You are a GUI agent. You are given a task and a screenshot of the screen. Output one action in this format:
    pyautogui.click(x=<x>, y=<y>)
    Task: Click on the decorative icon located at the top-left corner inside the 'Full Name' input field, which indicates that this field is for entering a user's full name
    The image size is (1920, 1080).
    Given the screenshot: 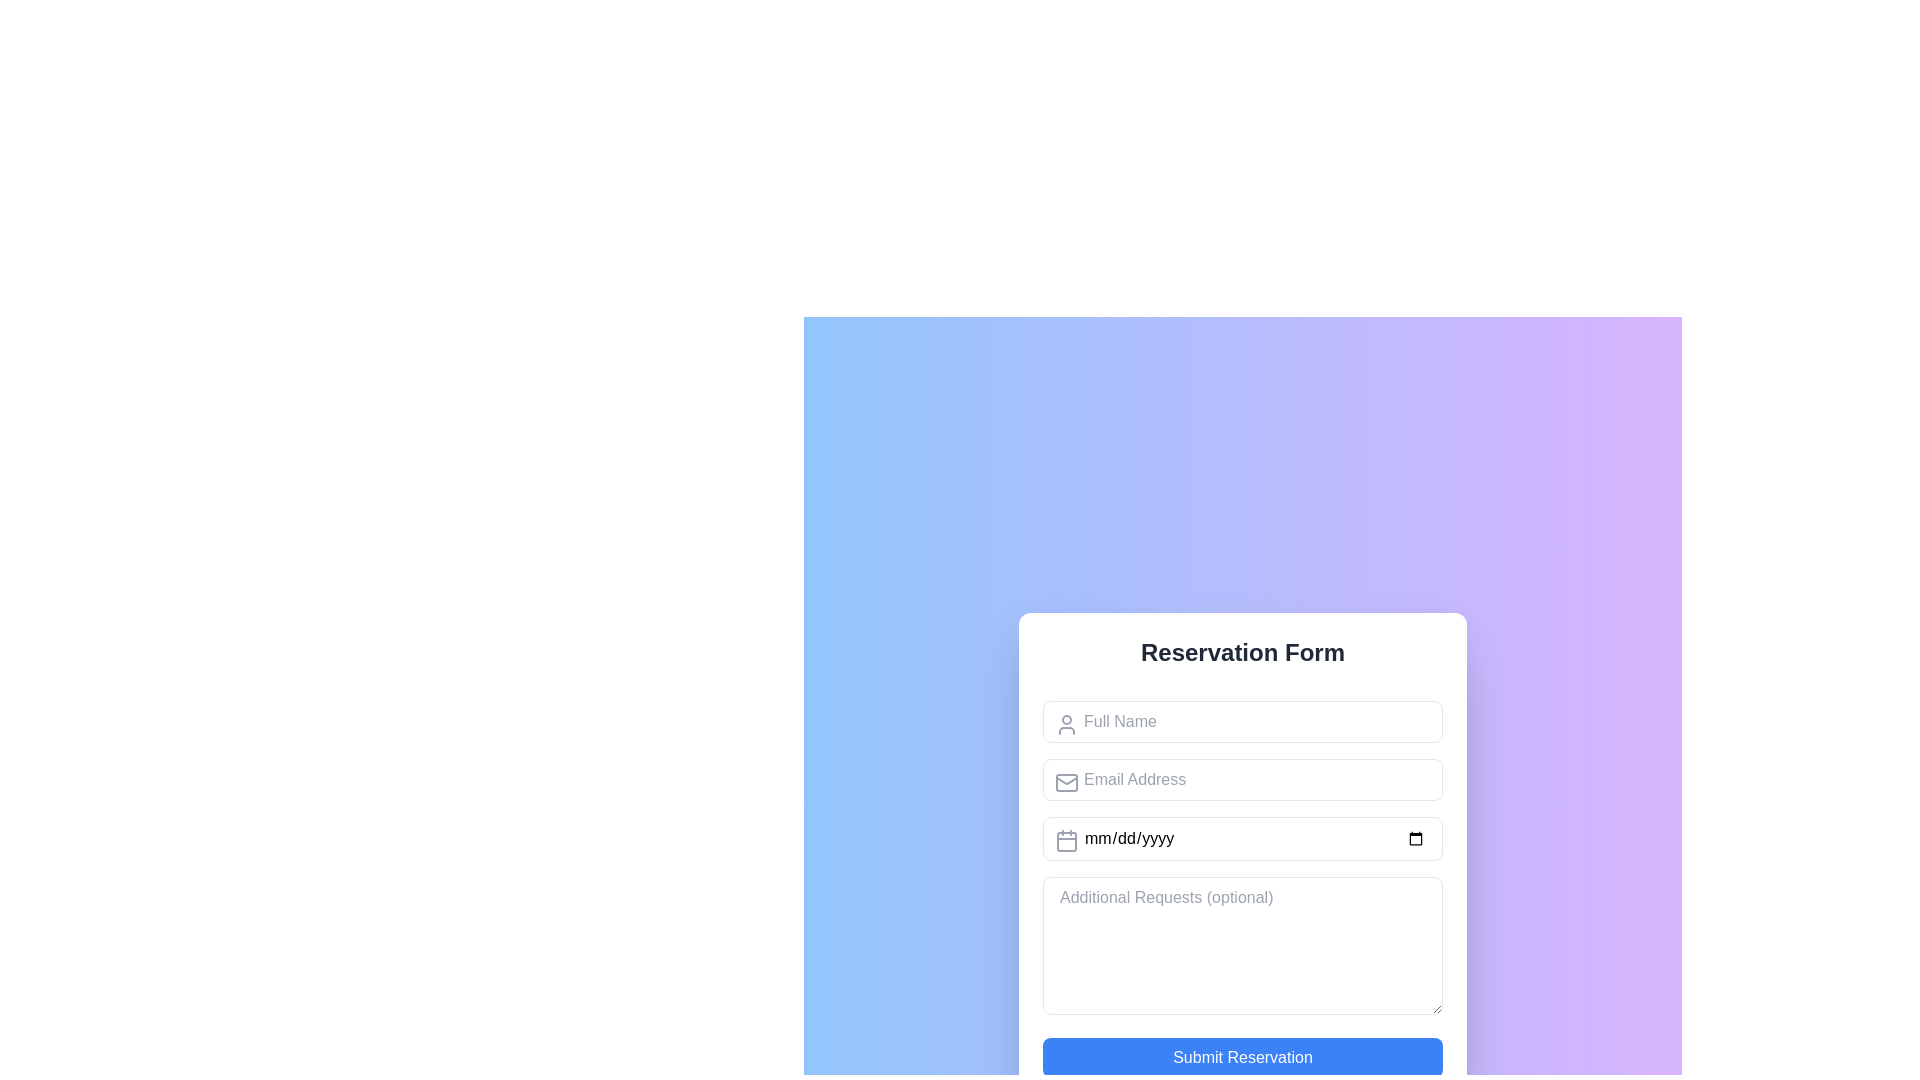 What is the action you would take?
    pyautogui.click(x=1065, y=724)
    